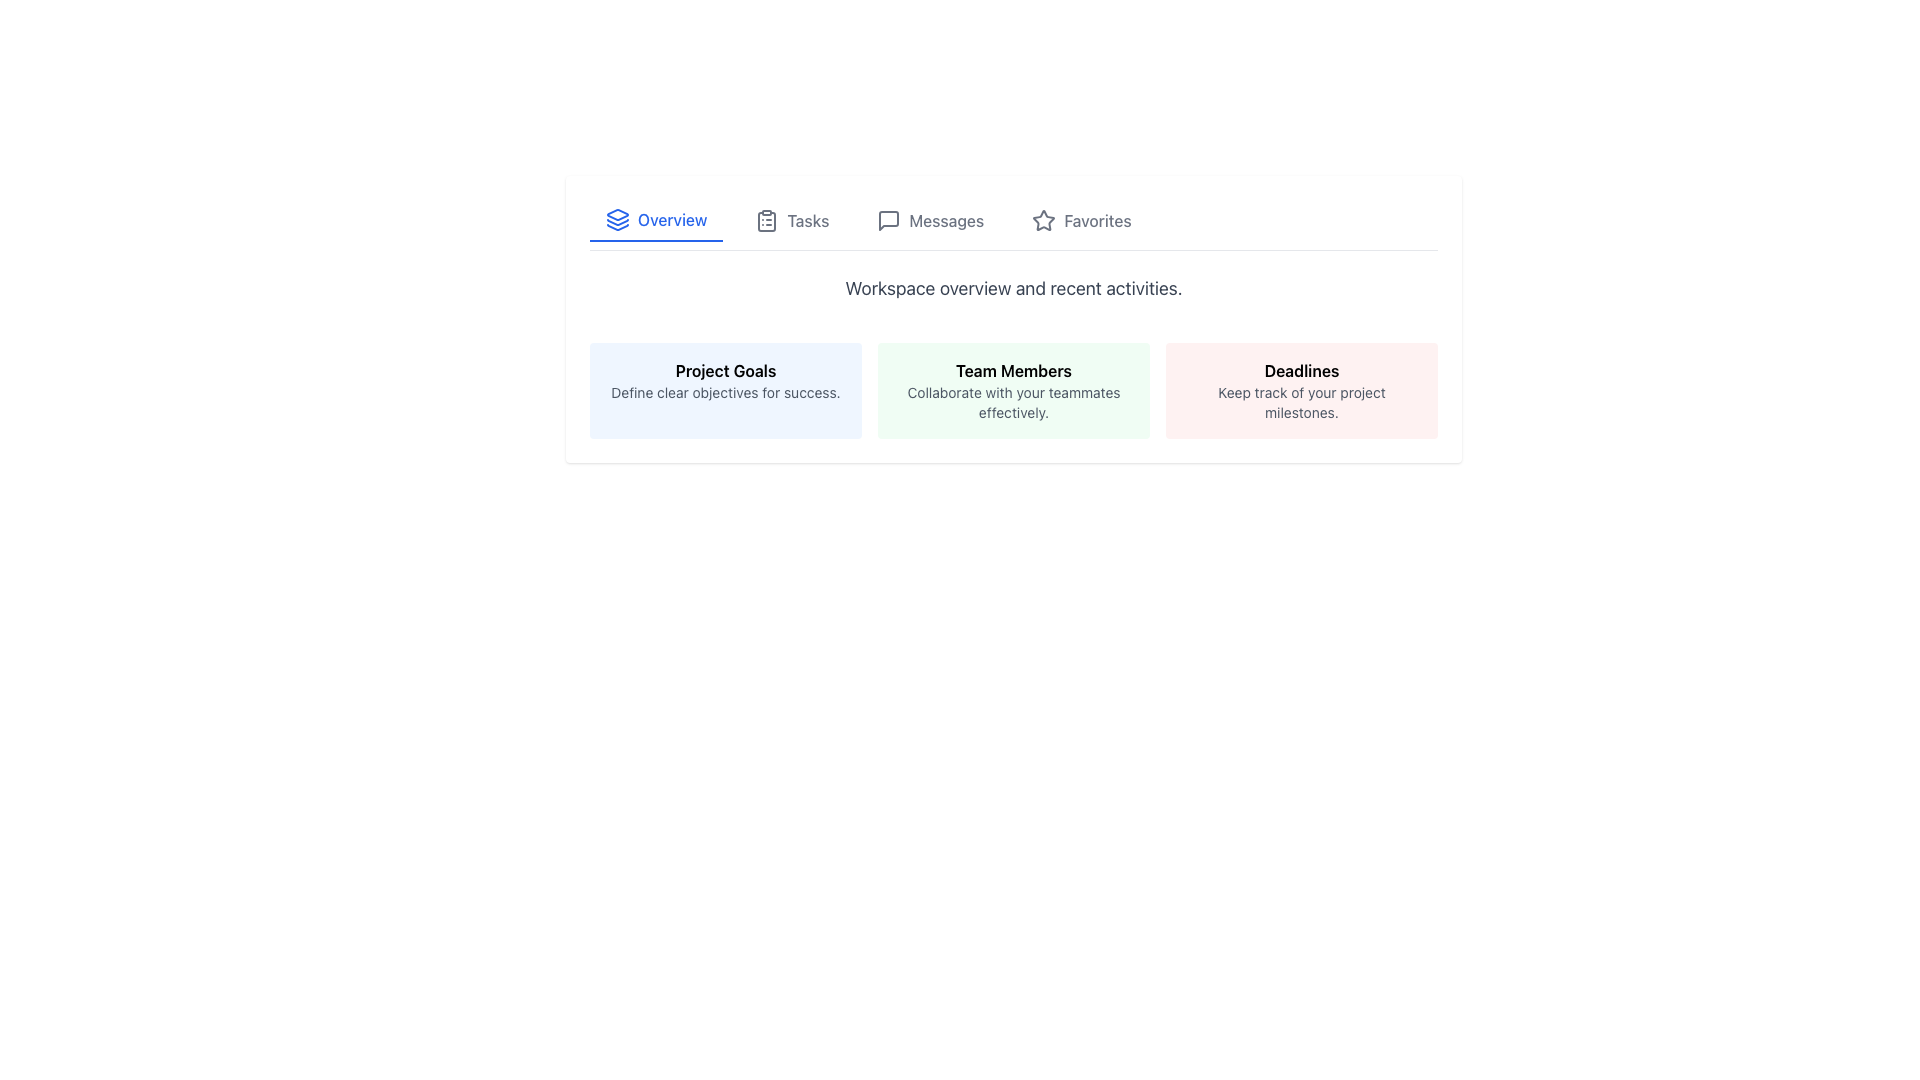  Describe the element at coordinates (724, 393) in the screenshot. I see `the text block that reads 'Define clear objectives for success.' which is styled in a small gray font and positioned below the 'Project Goals' heading` at that location.